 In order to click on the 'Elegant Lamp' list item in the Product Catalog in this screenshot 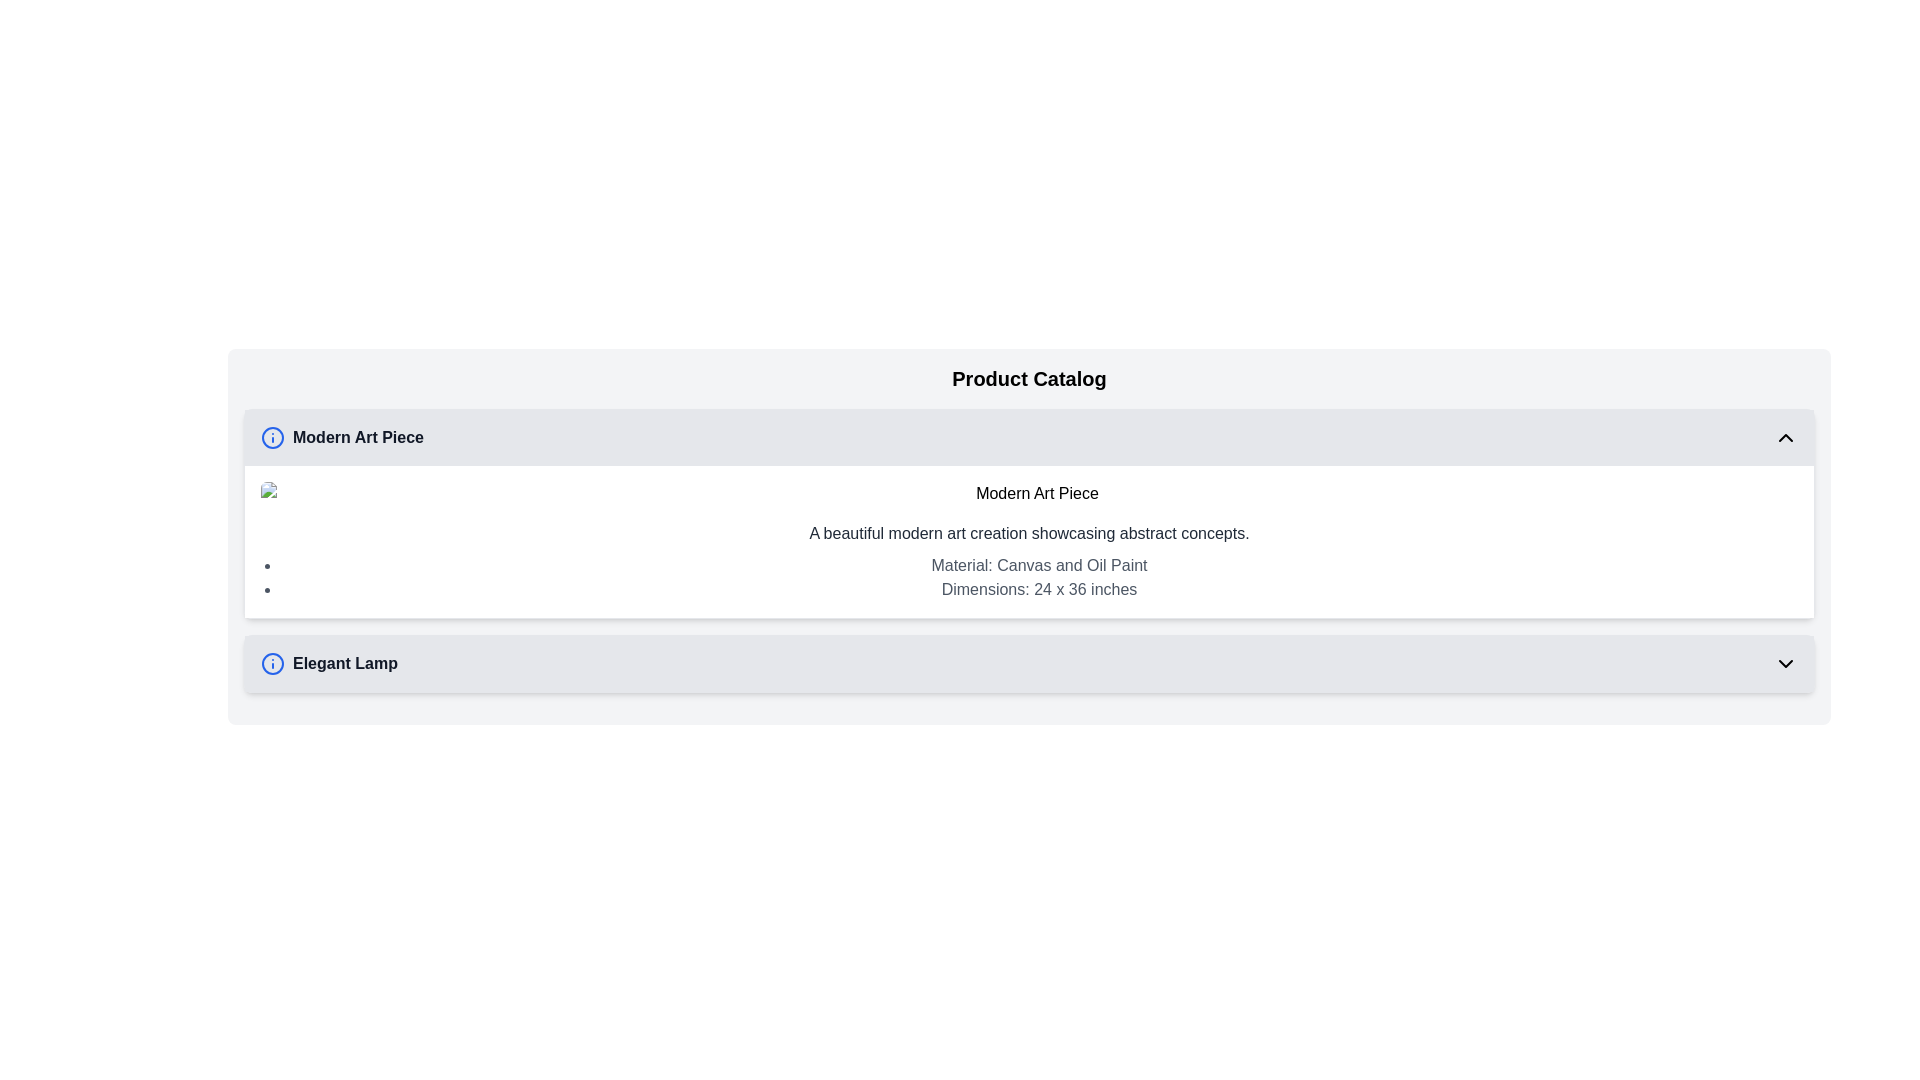, I will do `click(1029, 663)`.